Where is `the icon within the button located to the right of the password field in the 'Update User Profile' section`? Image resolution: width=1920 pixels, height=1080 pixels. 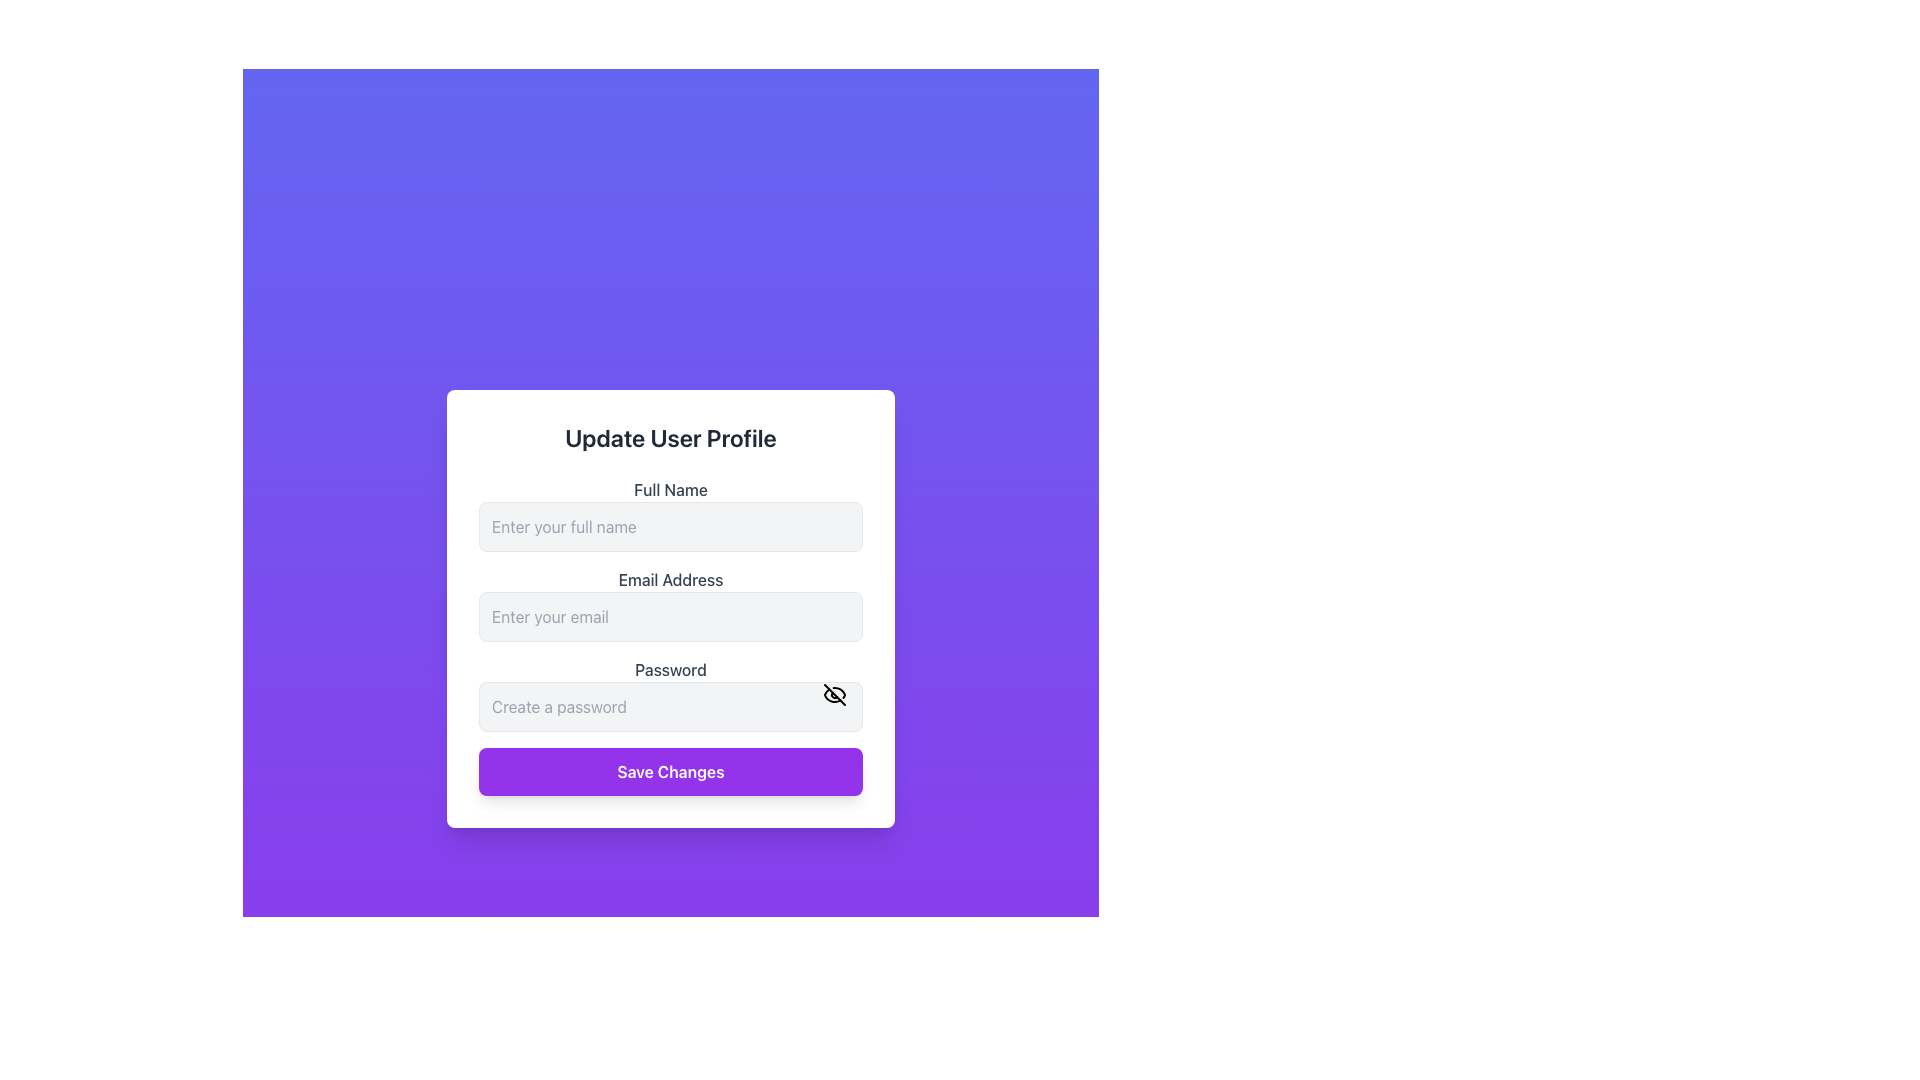 the icon within the button located to the right of the password field in the 'Update User Profile' section is located at coordinates (835, 693).